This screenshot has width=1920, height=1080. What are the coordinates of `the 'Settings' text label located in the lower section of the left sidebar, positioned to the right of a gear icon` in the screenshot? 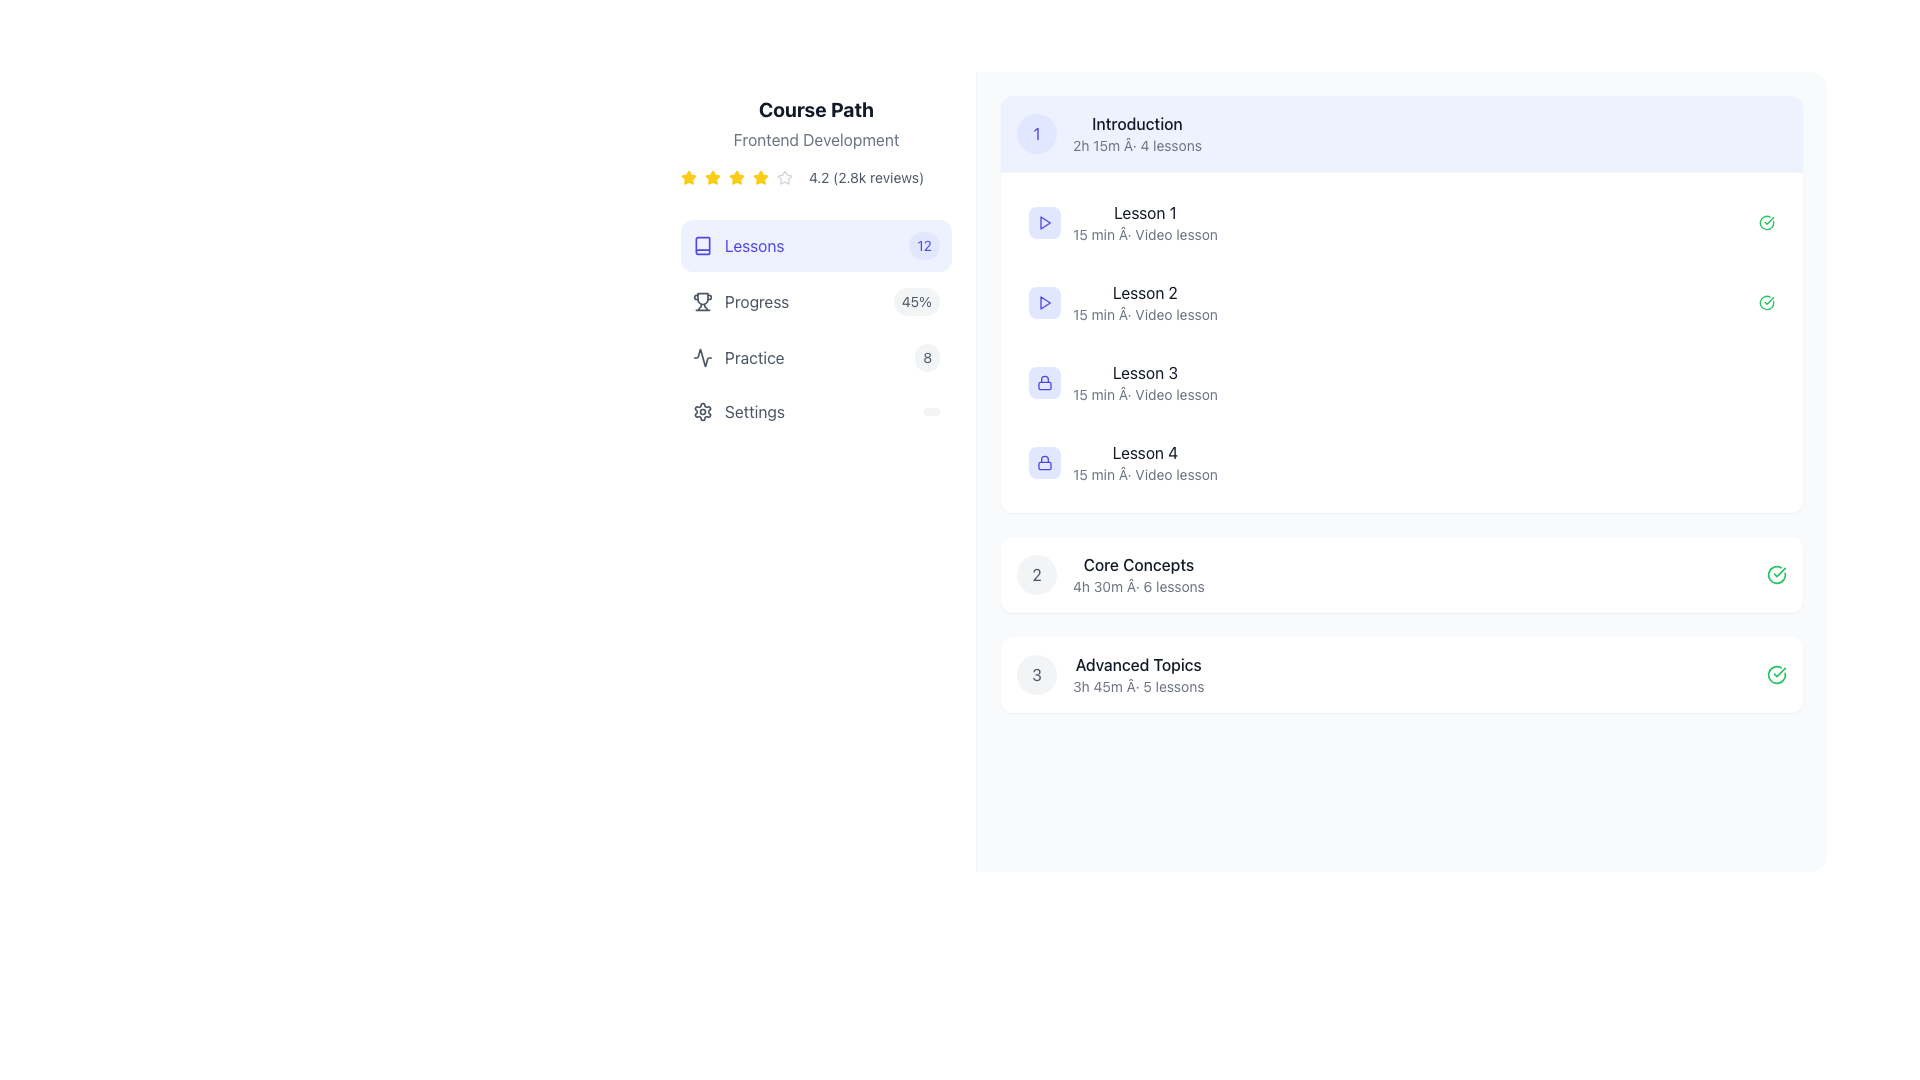 It's located at (753, 411).